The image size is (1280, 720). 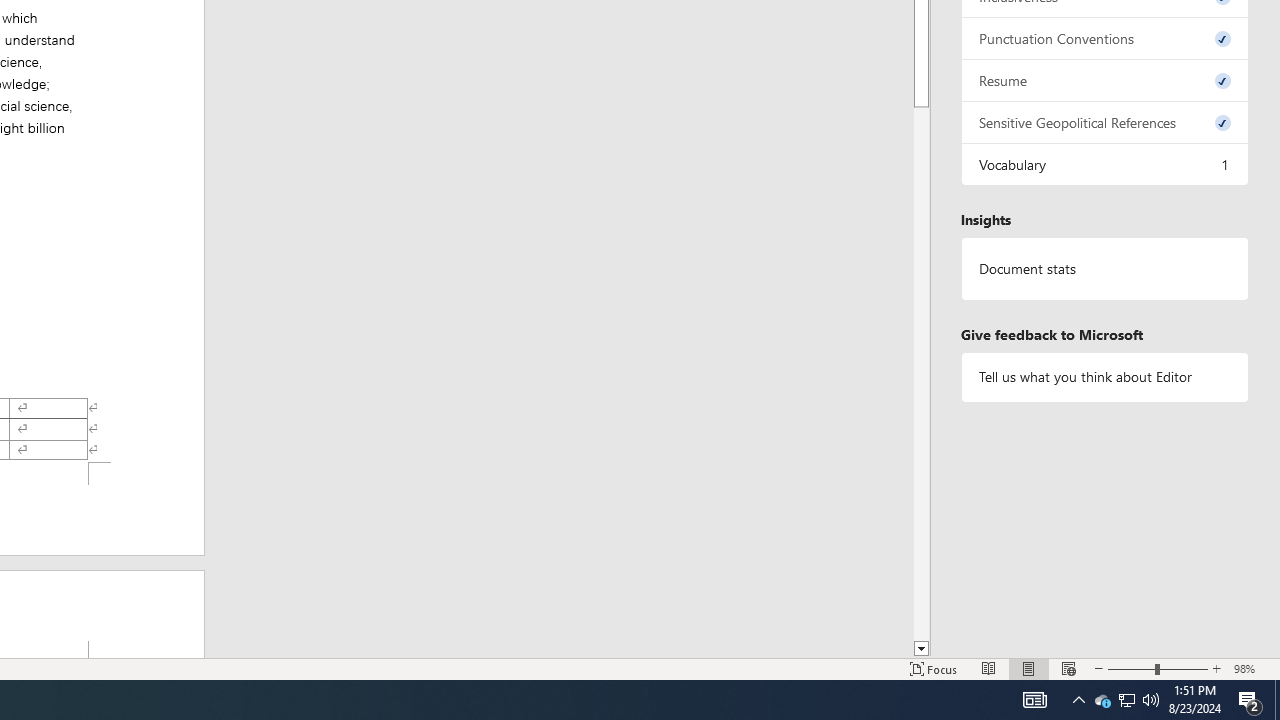 What do you see at coordinates (920, 370) in the screenshot?
I see `'Page down'` at bounding box center [920, 370].